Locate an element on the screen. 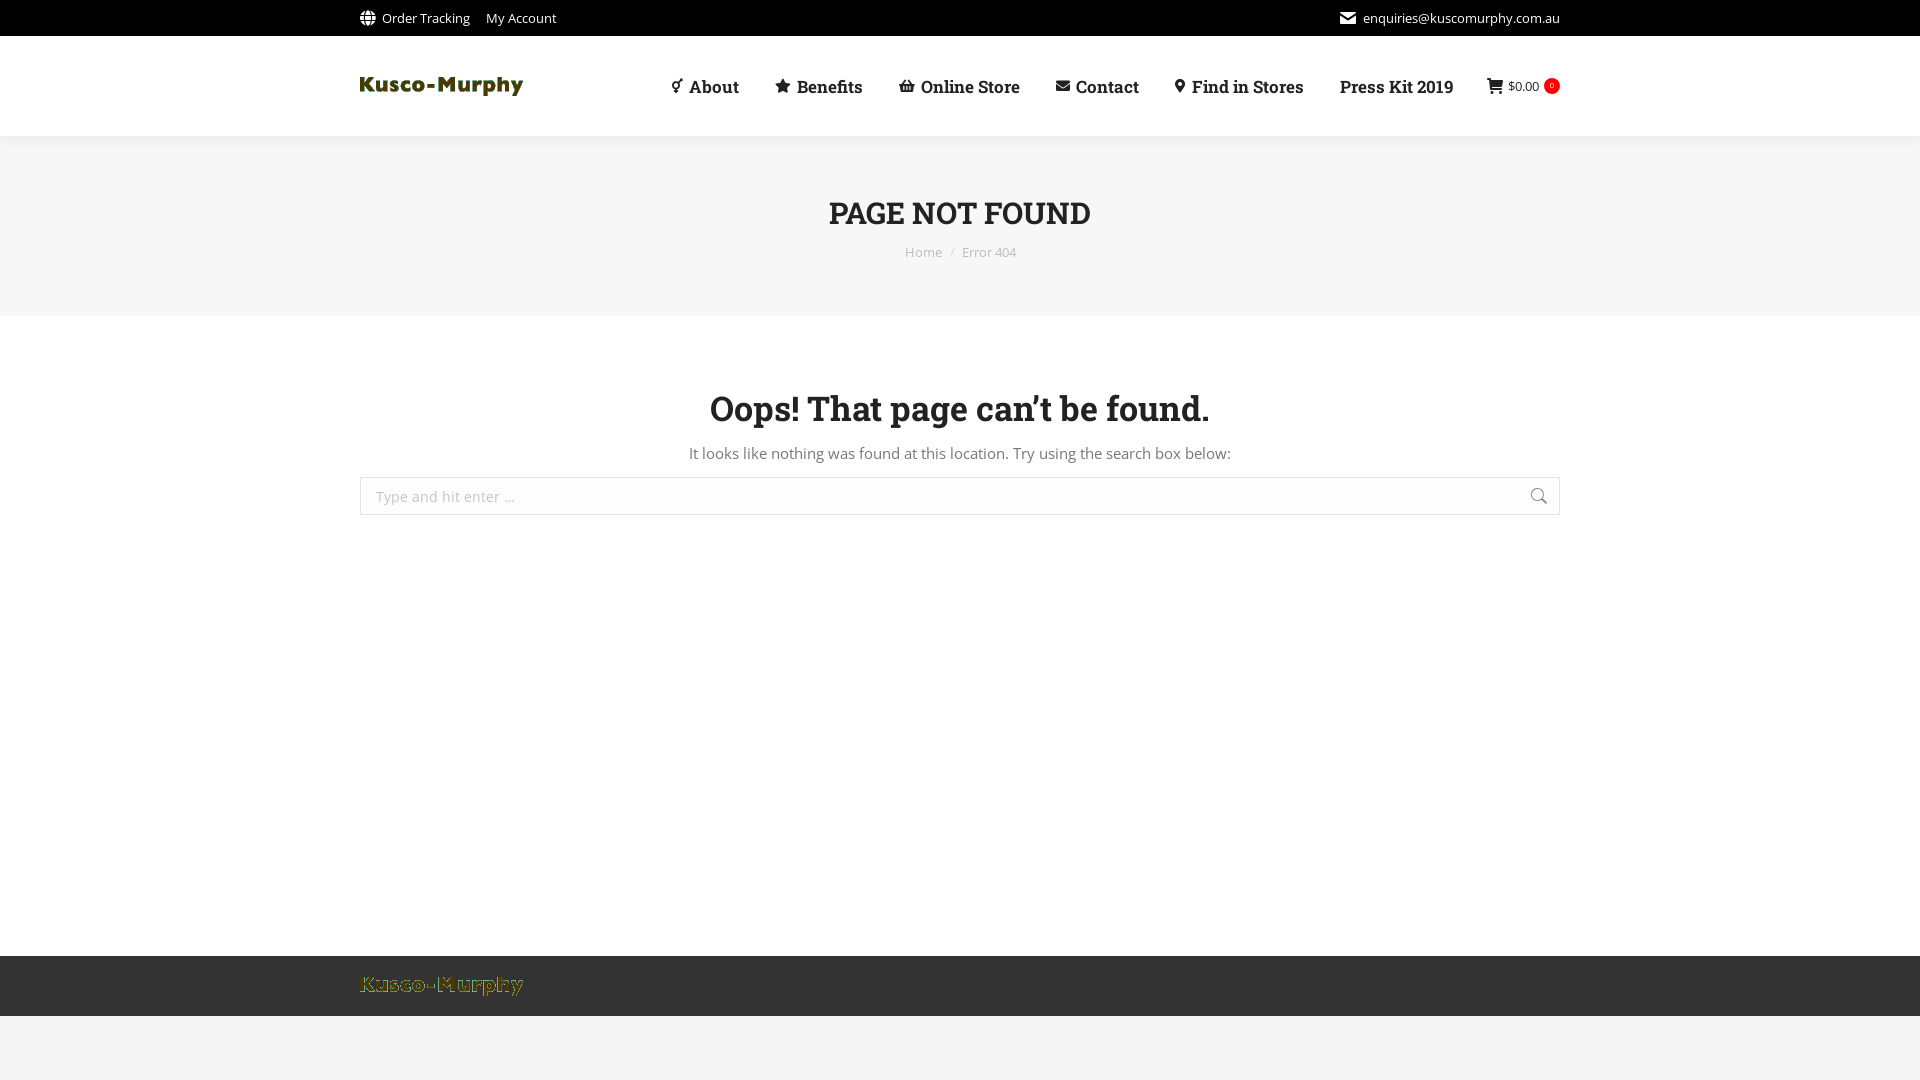  'About' is located at coordinates (705, 84).